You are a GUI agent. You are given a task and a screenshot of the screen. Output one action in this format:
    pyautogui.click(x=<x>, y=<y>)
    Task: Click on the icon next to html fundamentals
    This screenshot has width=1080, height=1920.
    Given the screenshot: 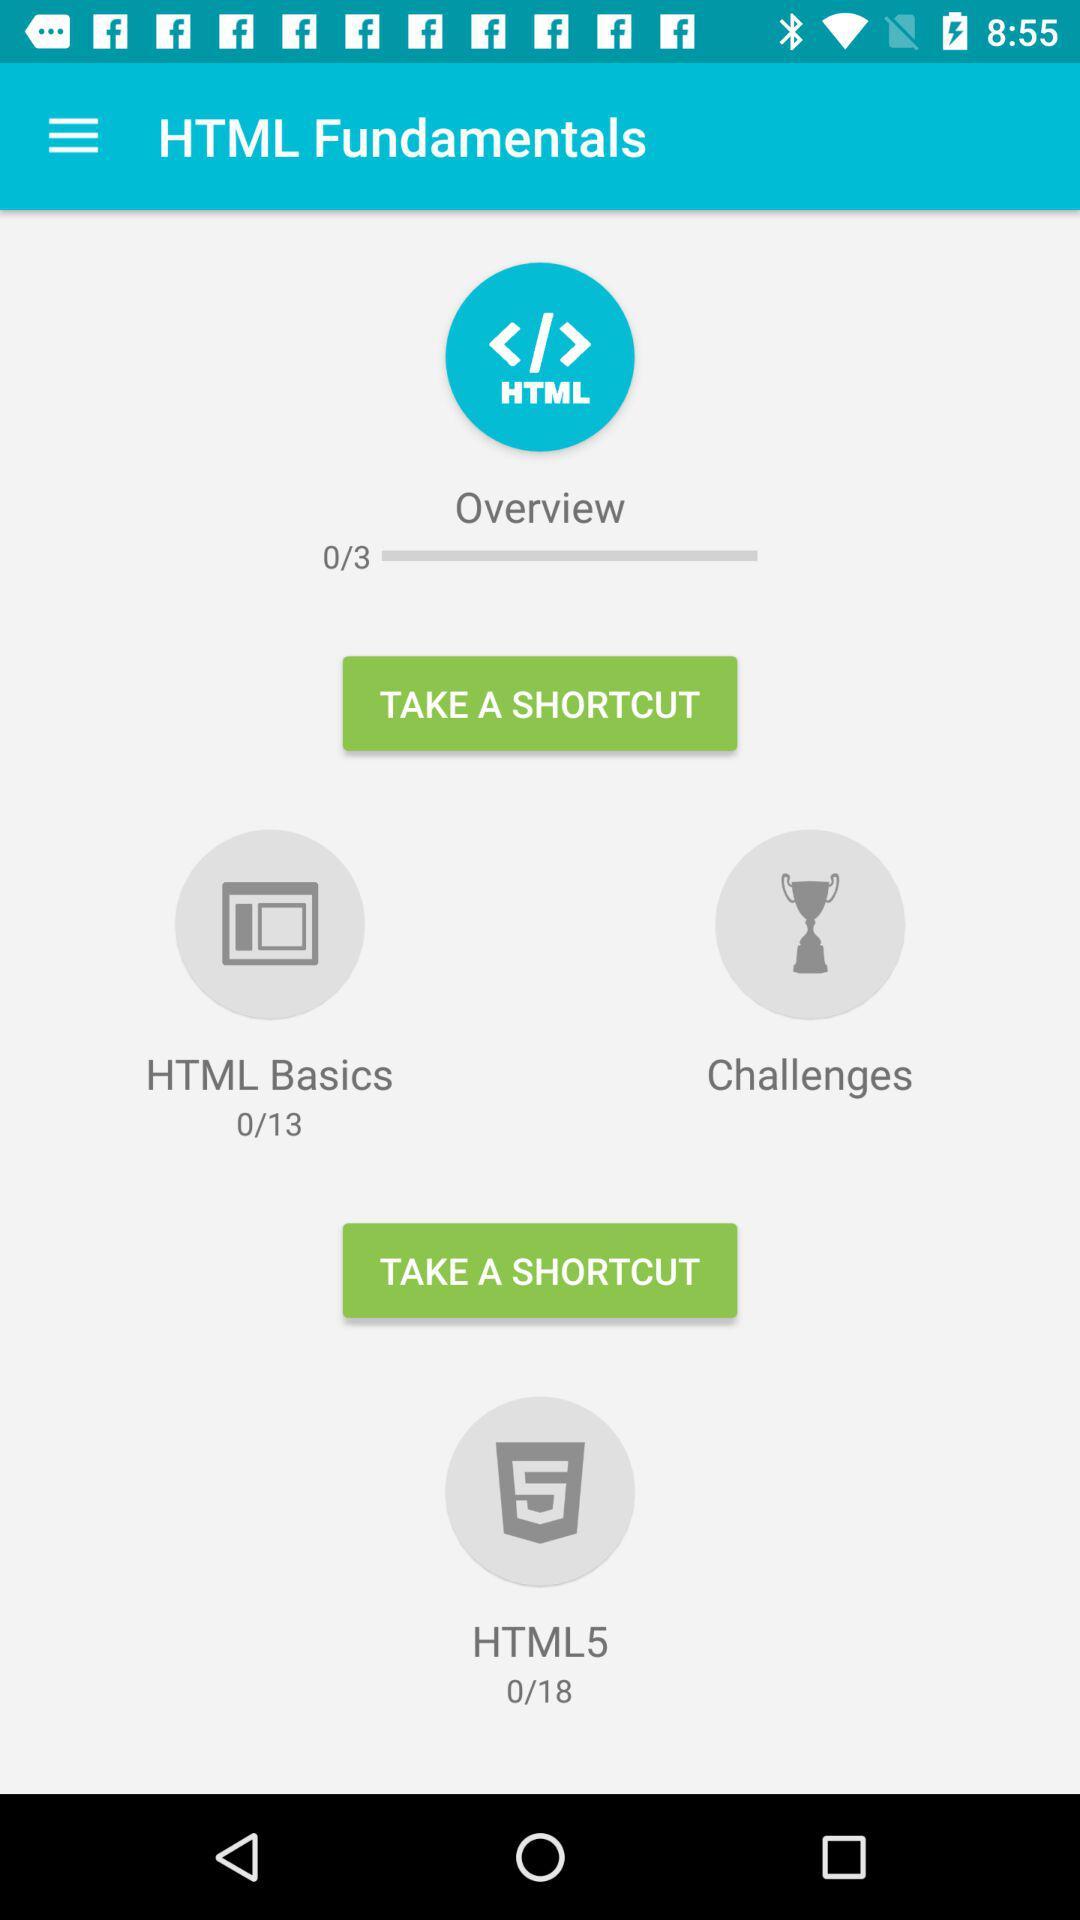 What is the action you would take?
    pyautogui.click(x=72, y=135)
    